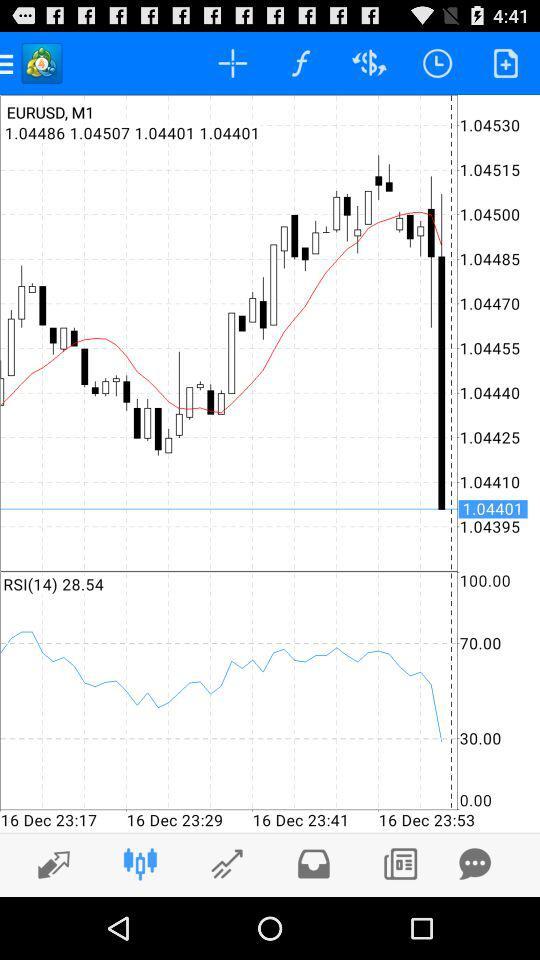 The height and width of the screenshot is (960, 540). Describe the element at coordinates (299, 62) in the screenshot. I see `the fourth option from the left` at that location.